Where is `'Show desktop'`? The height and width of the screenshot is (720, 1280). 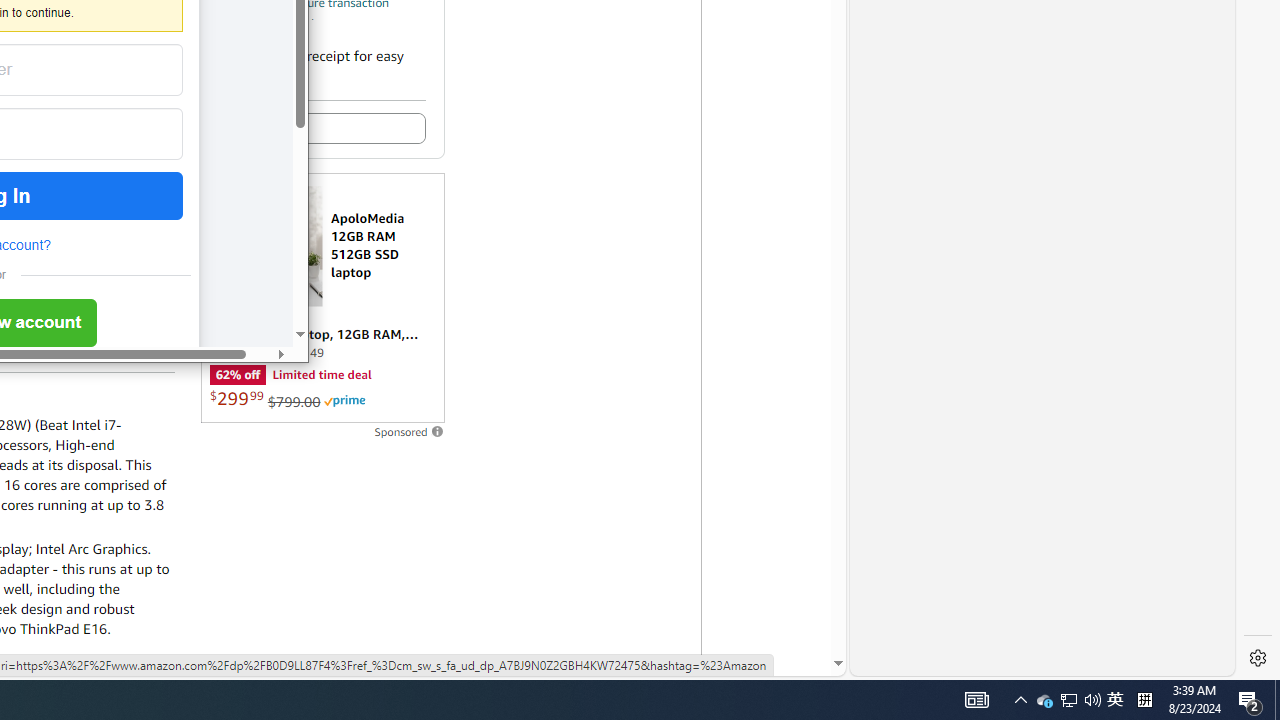 'Show desktop' is located at coordinates (1276, 698).